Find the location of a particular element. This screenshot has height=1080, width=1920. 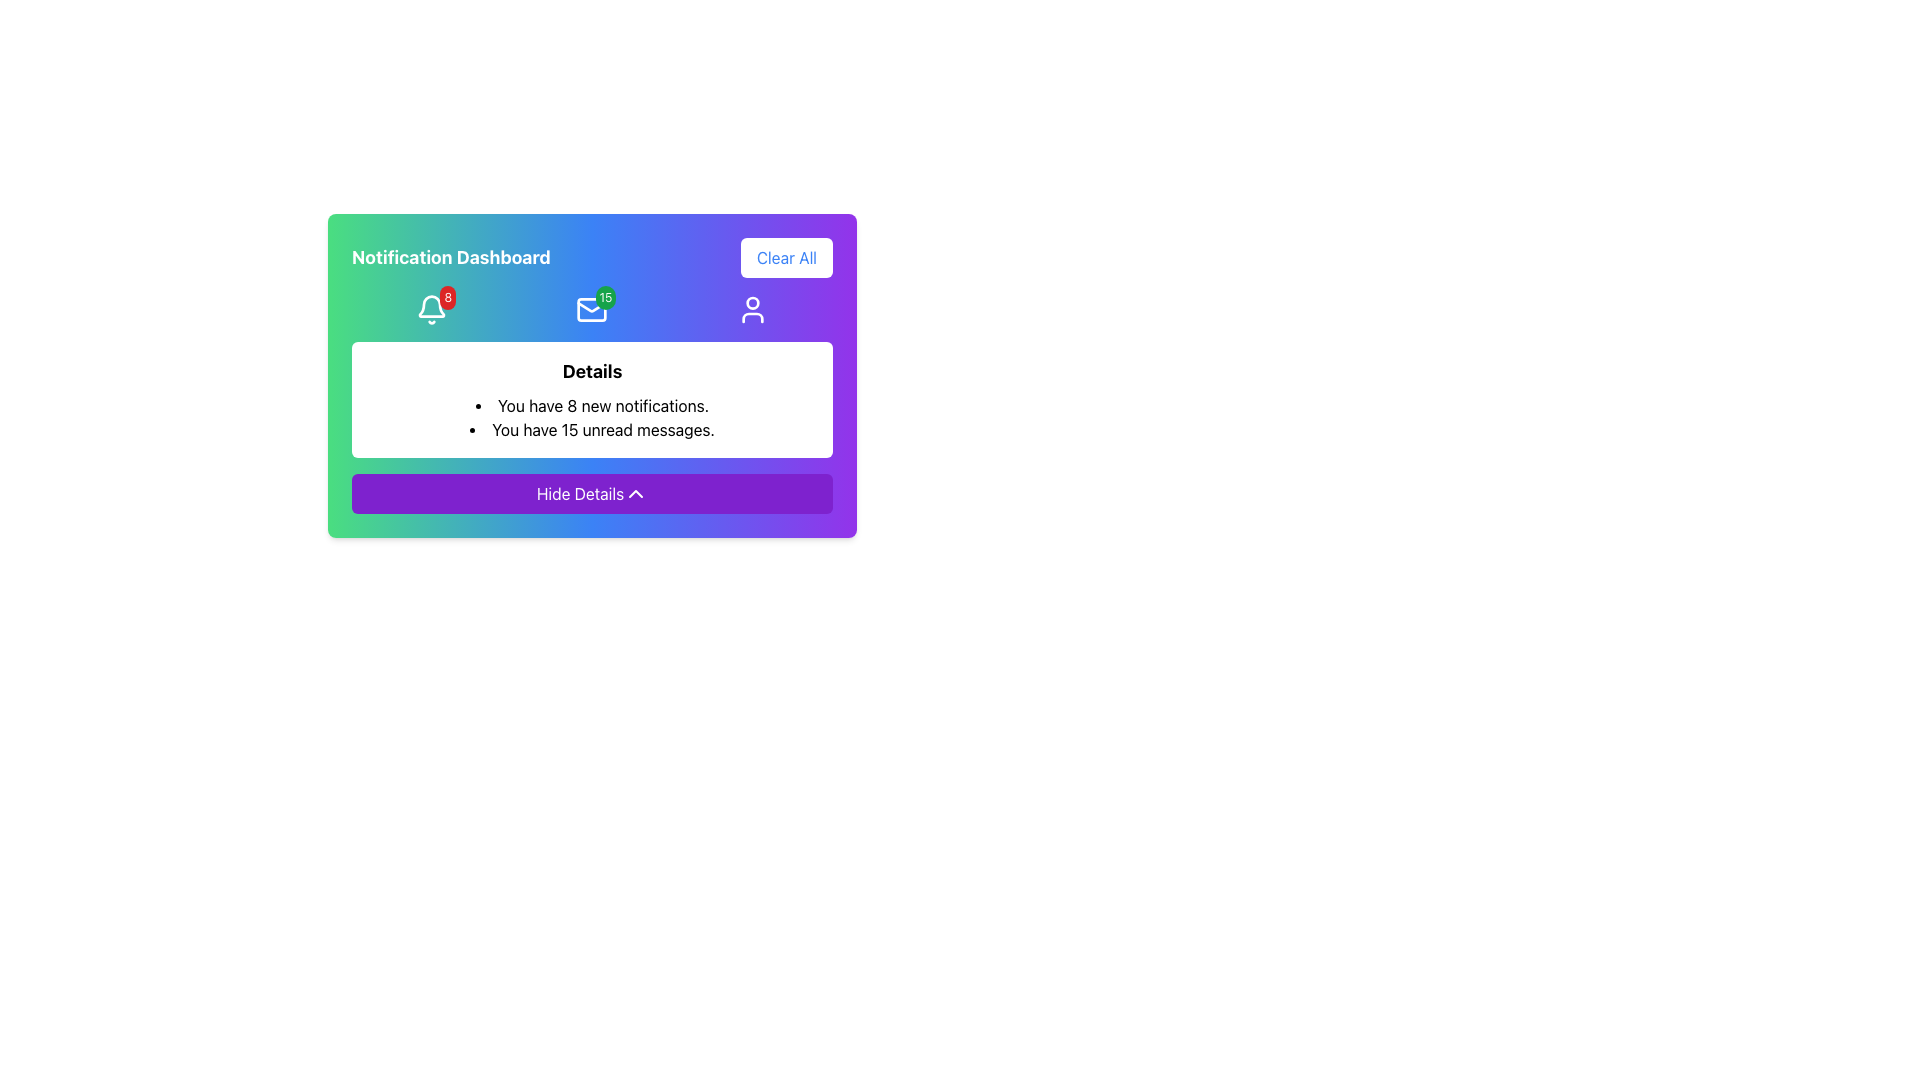

the rectangular SVG shape that represents the main body of the envelope icon located in the upper section of the notification dashboard is located at coordinates (591, 309).